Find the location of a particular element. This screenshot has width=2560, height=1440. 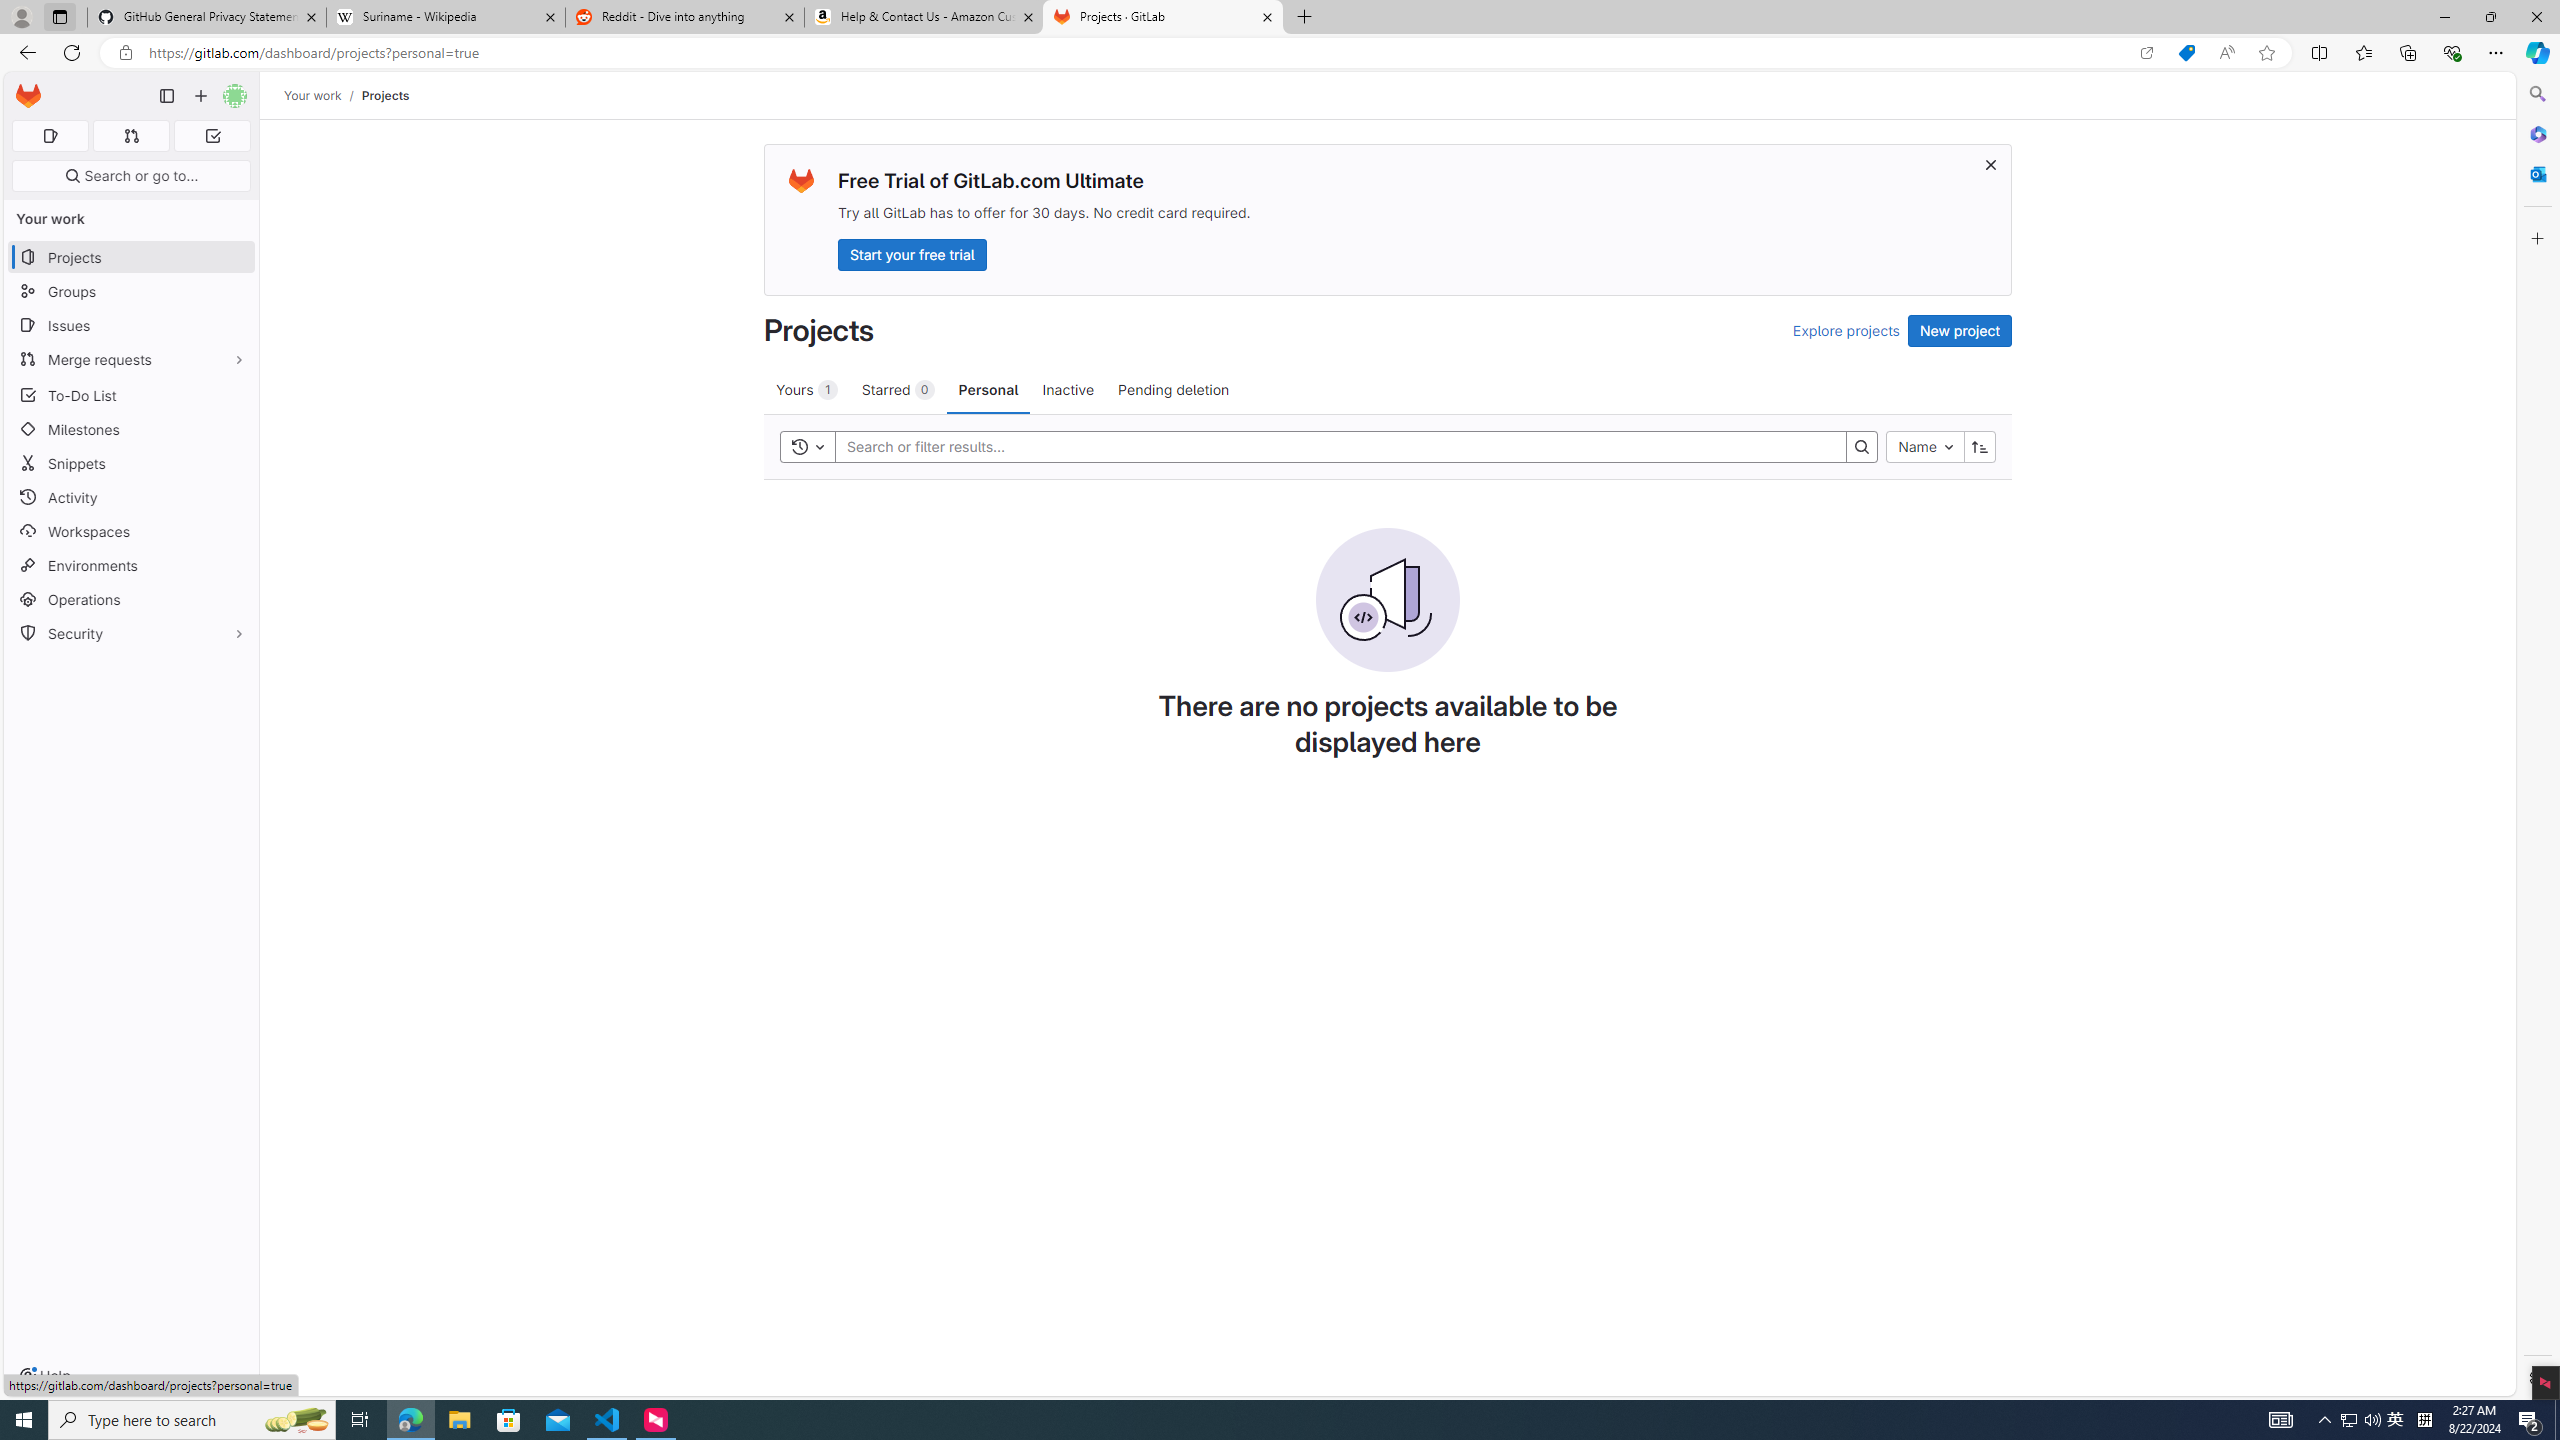

'Dismiss trial promotion' is located at coordinates (1989, 164).